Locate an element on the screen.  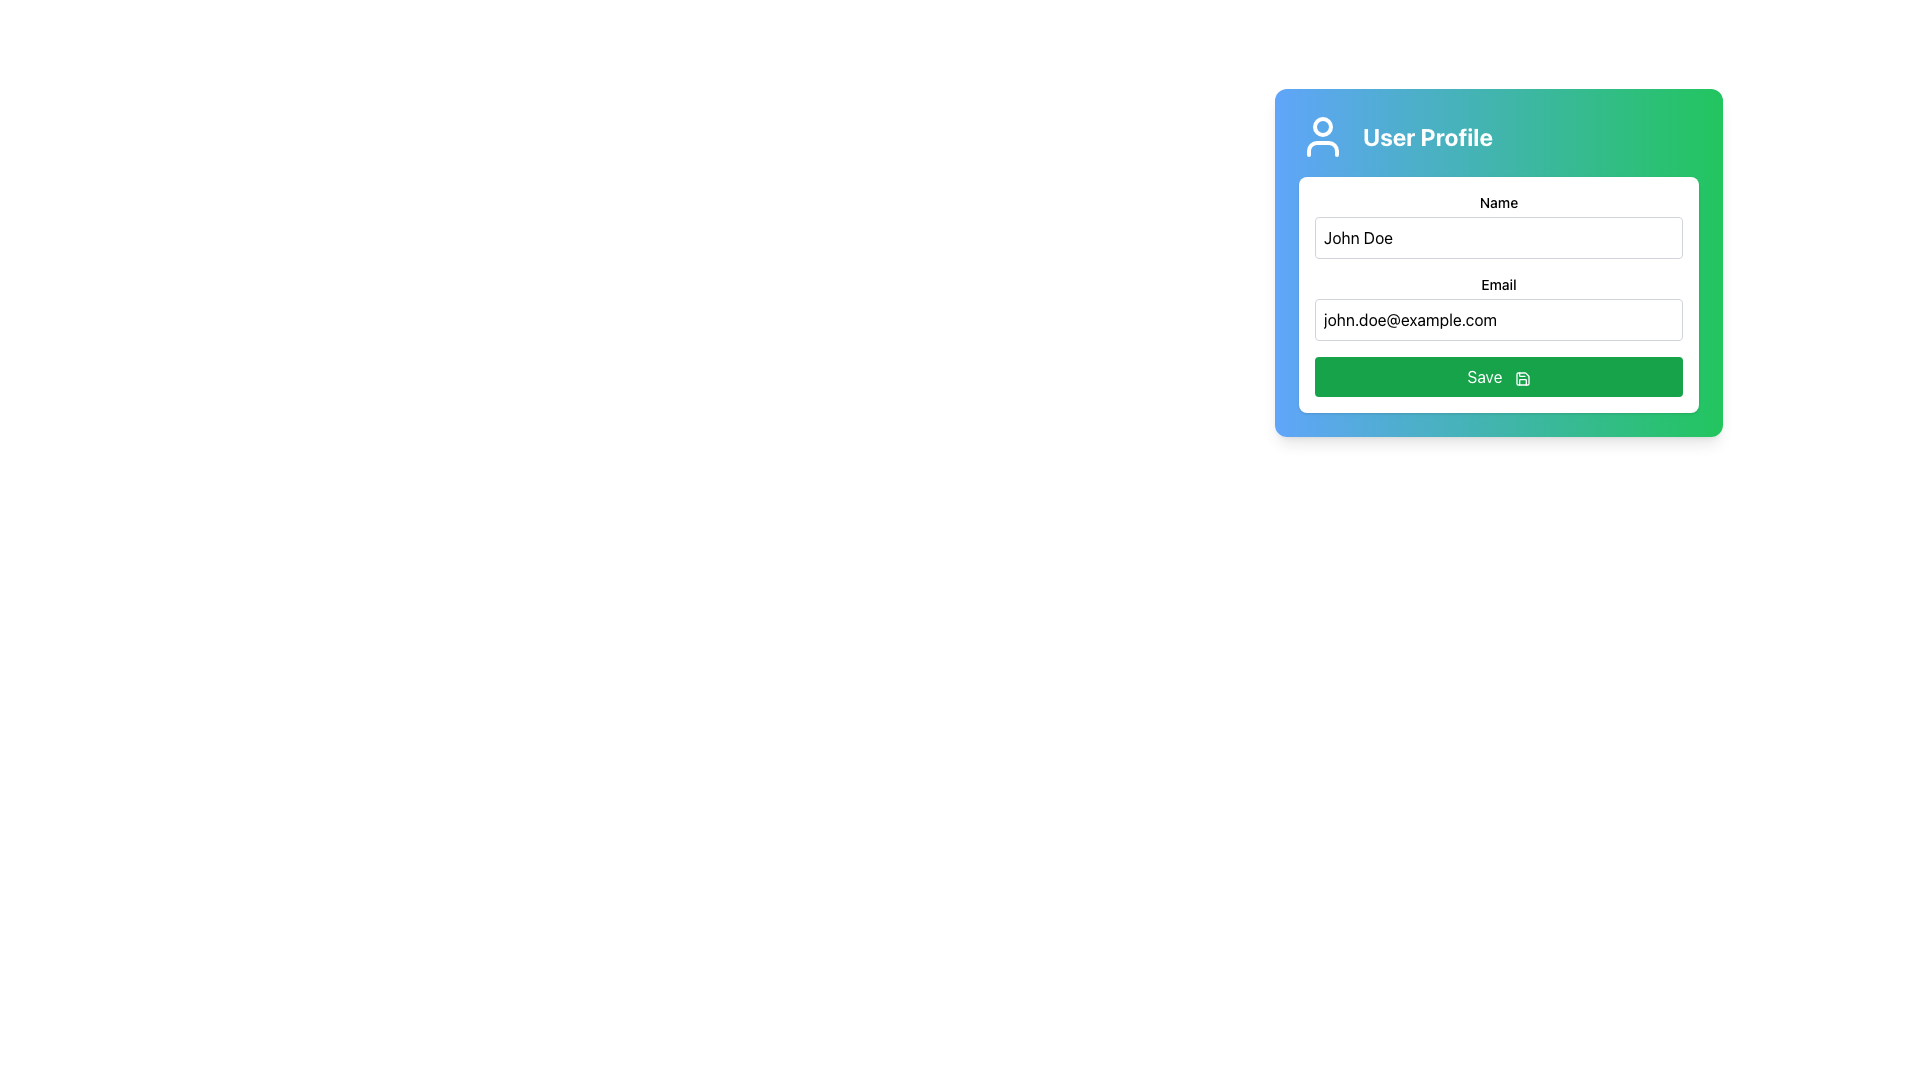
the save action icon represented by a floppy disk located within the save button at the bottom-right corner of the user profile card is located at coordinates (1521, 378).